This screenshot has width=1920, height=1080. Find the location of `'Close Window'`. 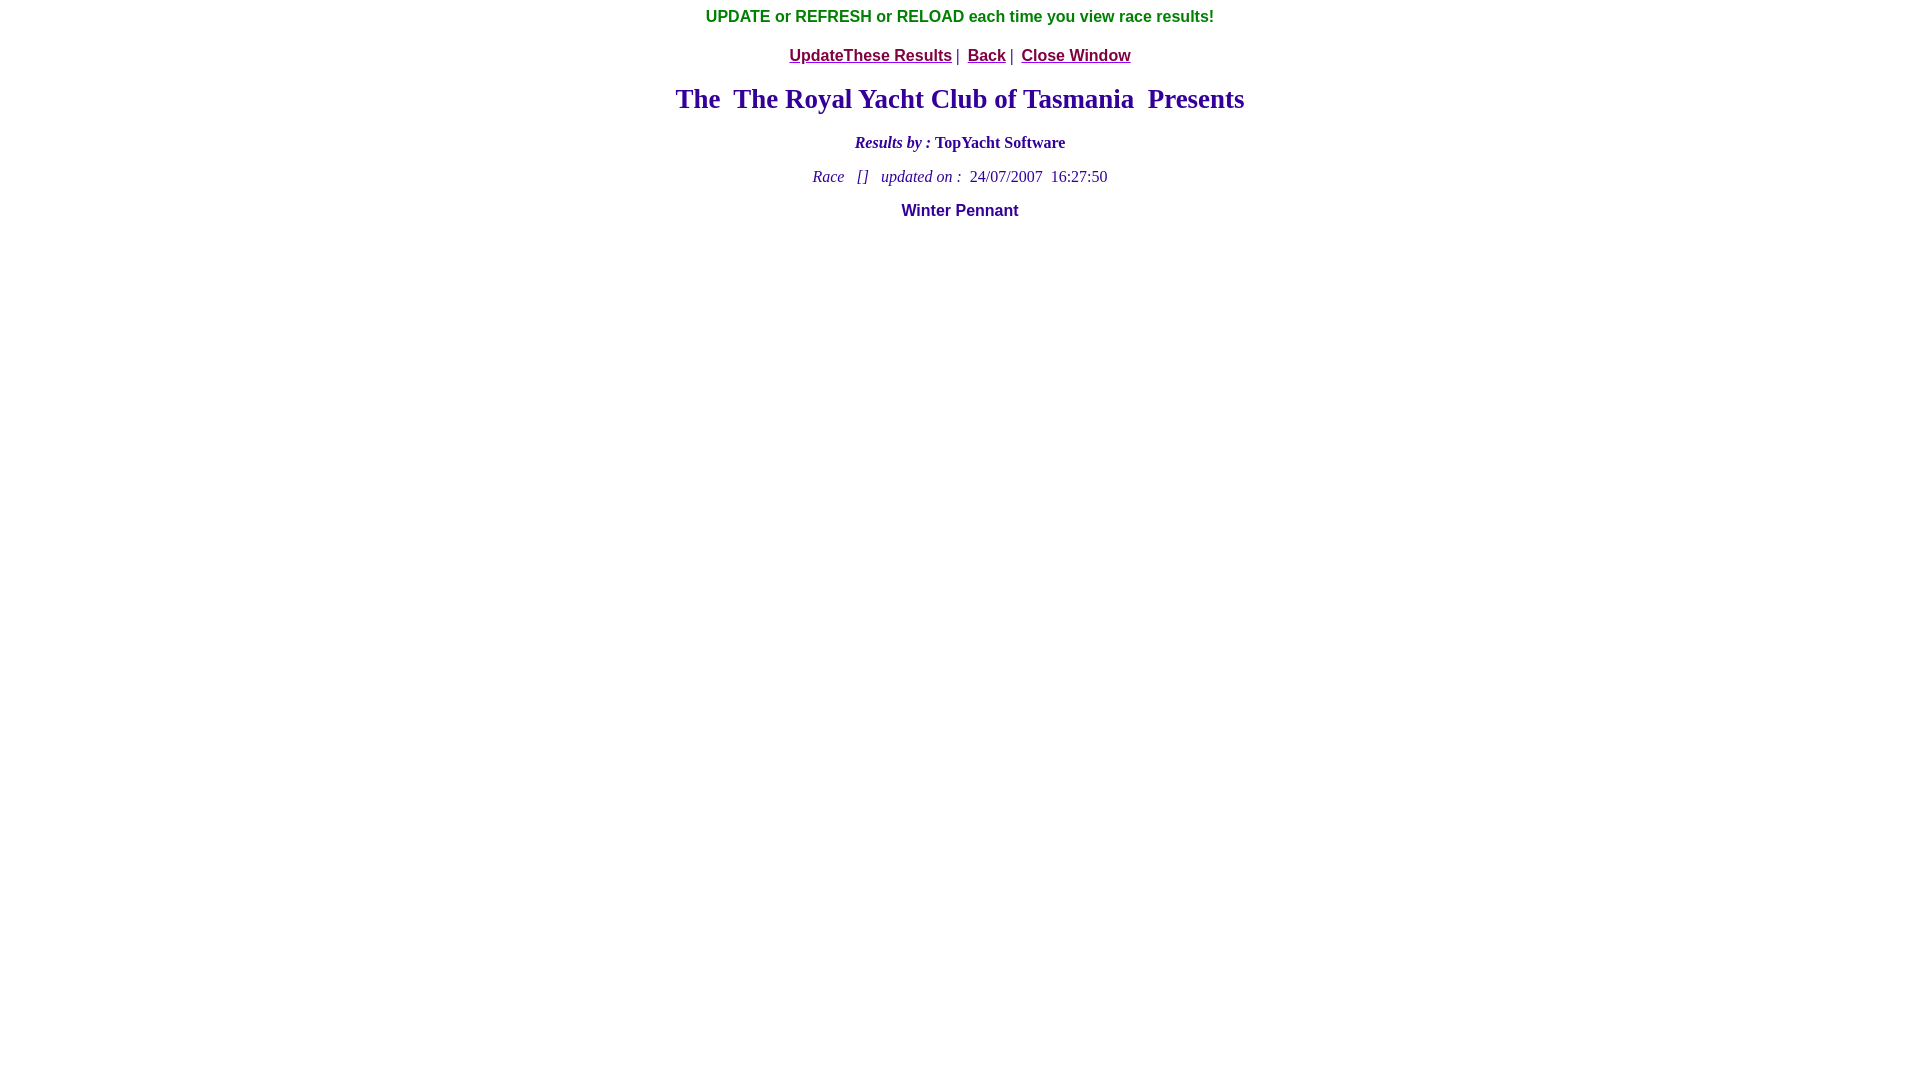

'Close Window' is located at coordinates (1074, 54).